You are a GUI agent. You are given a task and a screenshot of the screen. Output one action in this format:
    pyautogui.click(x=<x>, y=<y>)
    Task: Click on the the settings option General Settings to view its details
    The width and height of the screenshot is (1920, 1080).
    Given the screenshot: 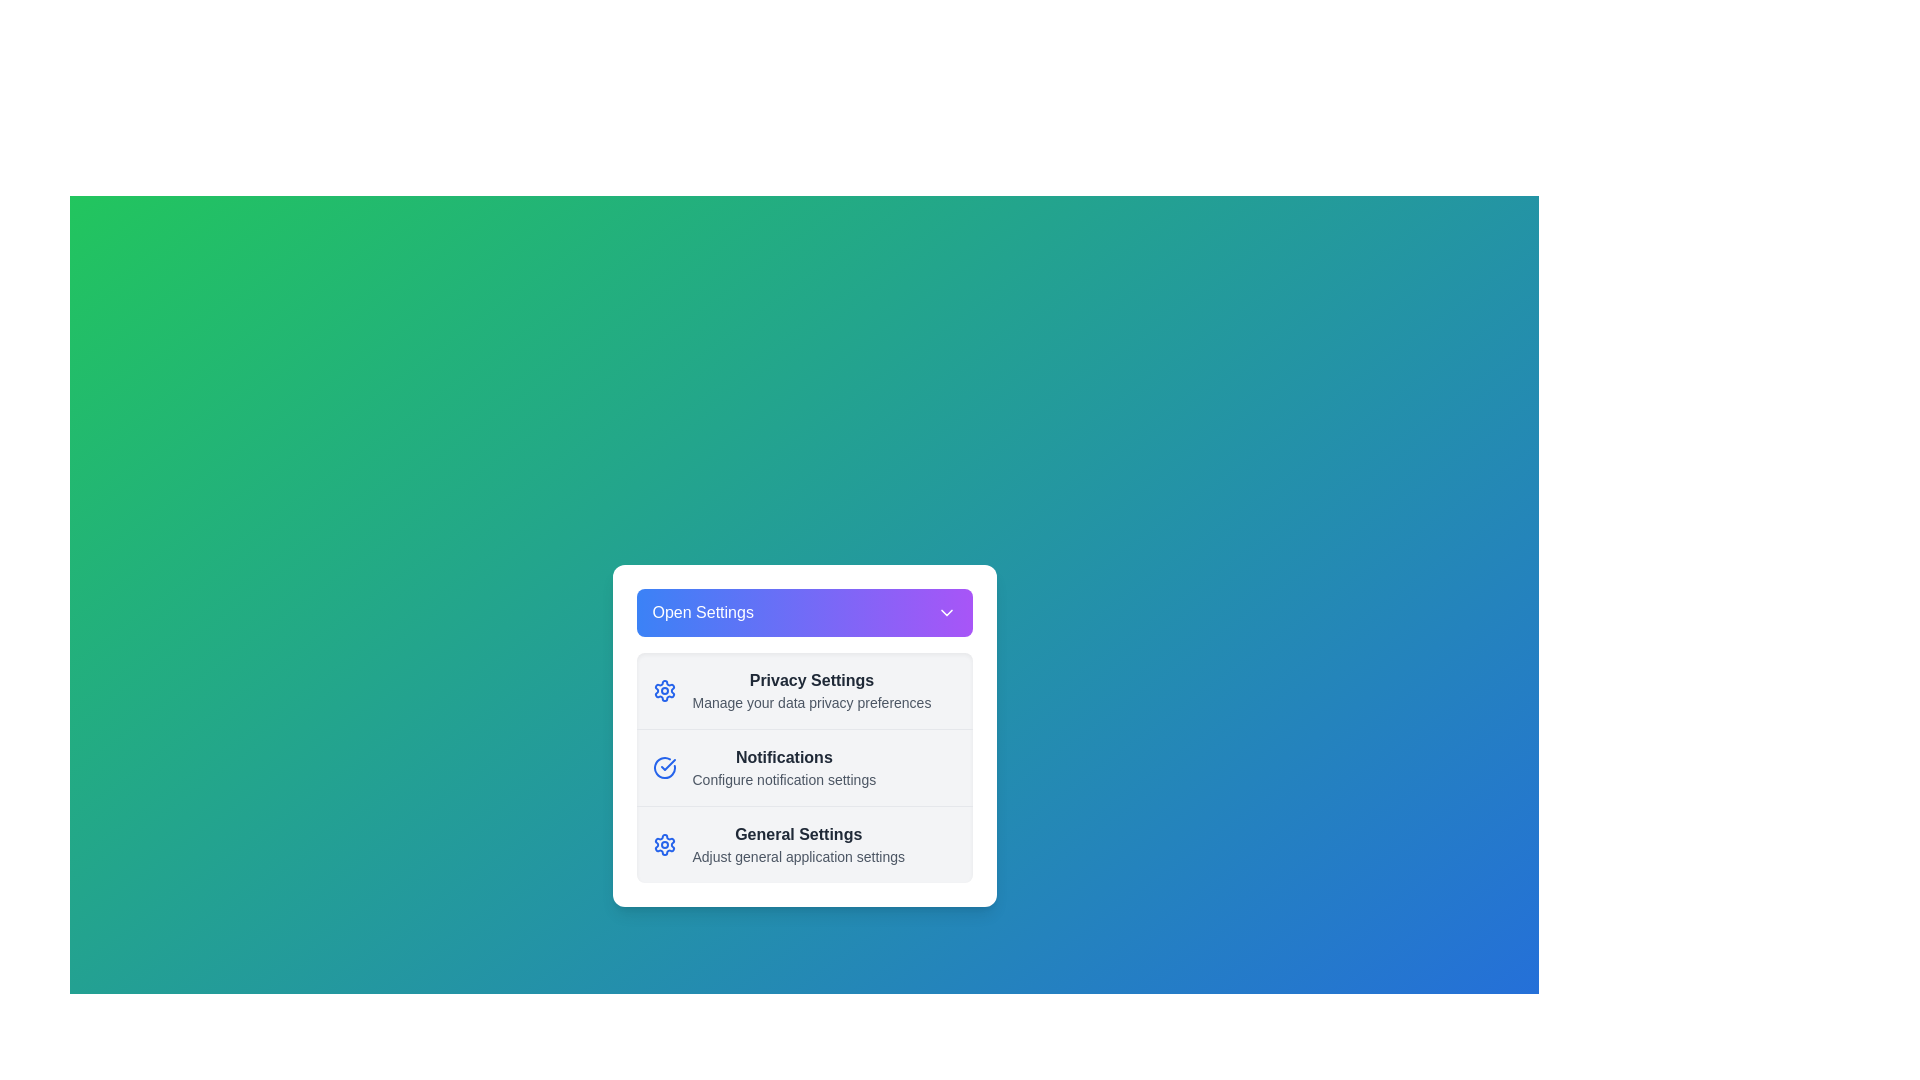 What is the action you would take?
    pyautogui.click(x=804, y=844)
    